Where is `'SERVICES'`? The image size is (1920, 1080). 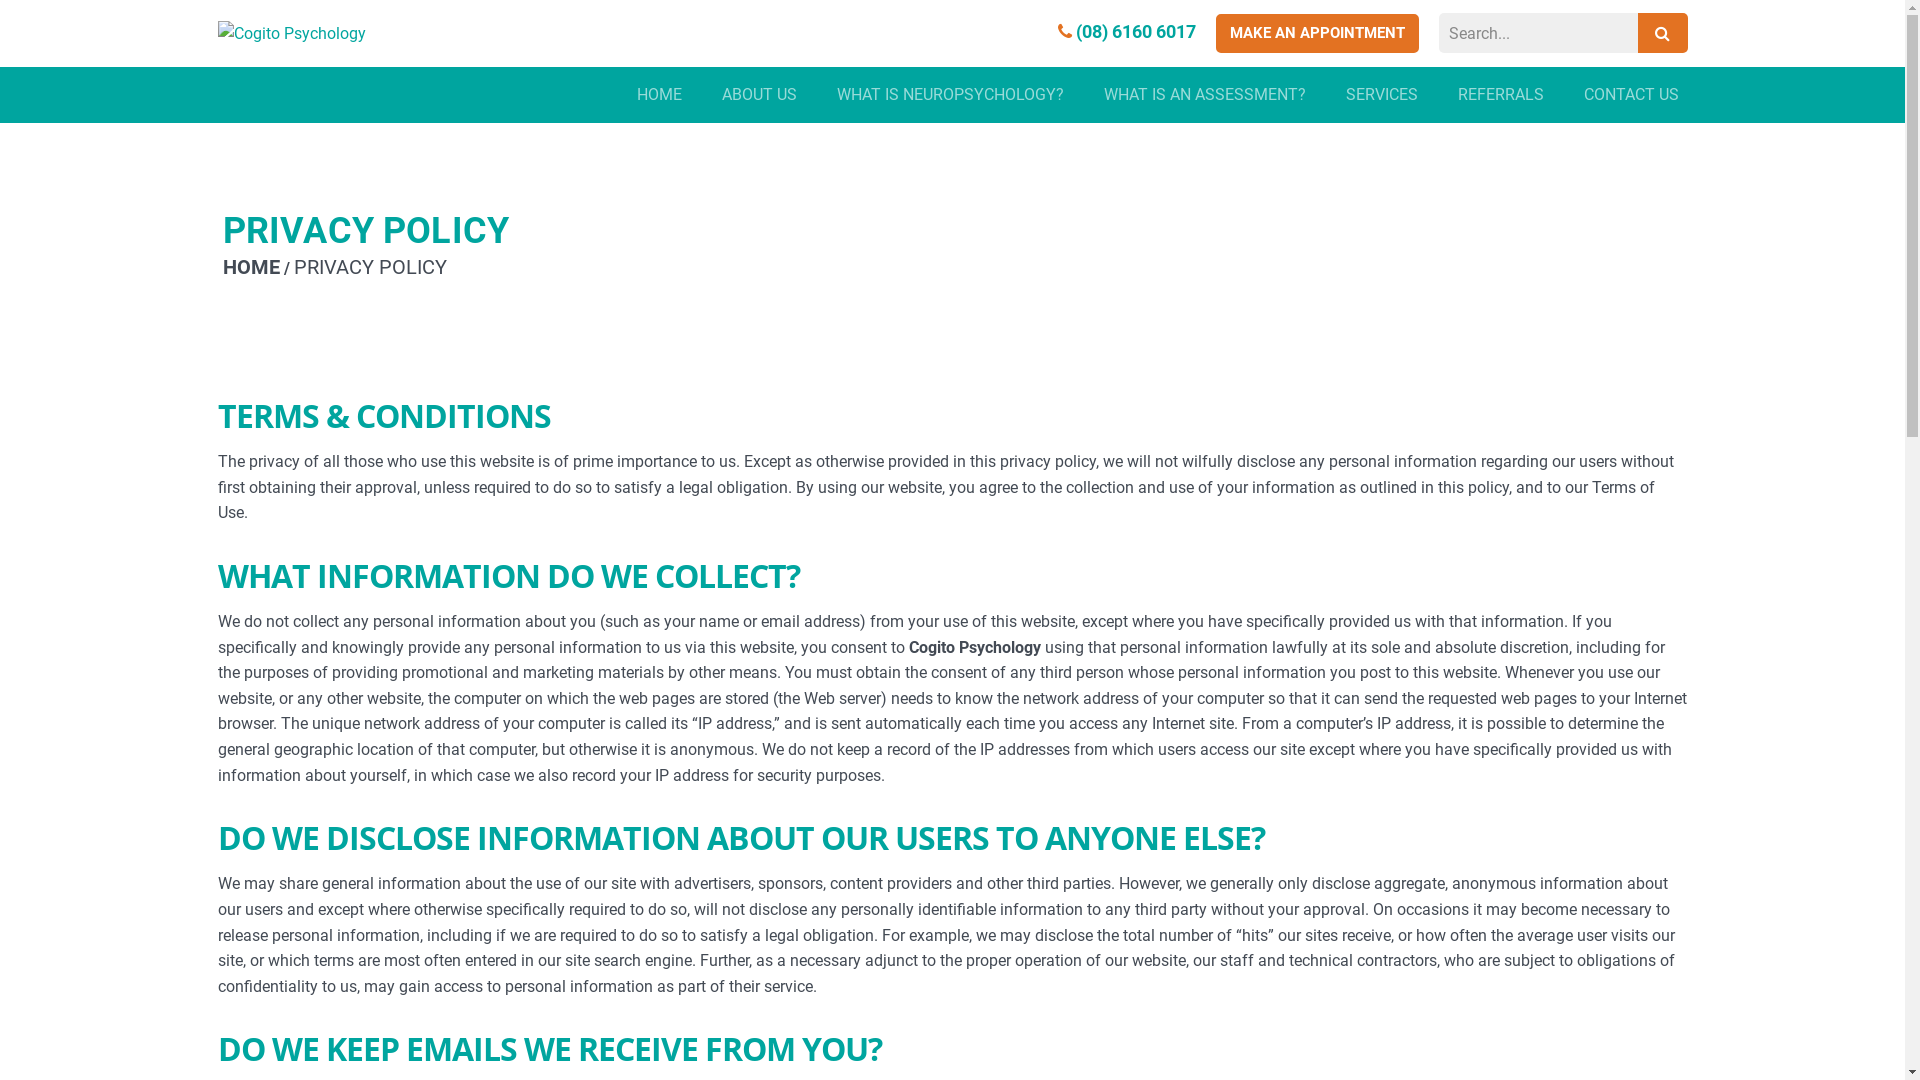 'SERVICES' is located at coordinates (1381, 95).